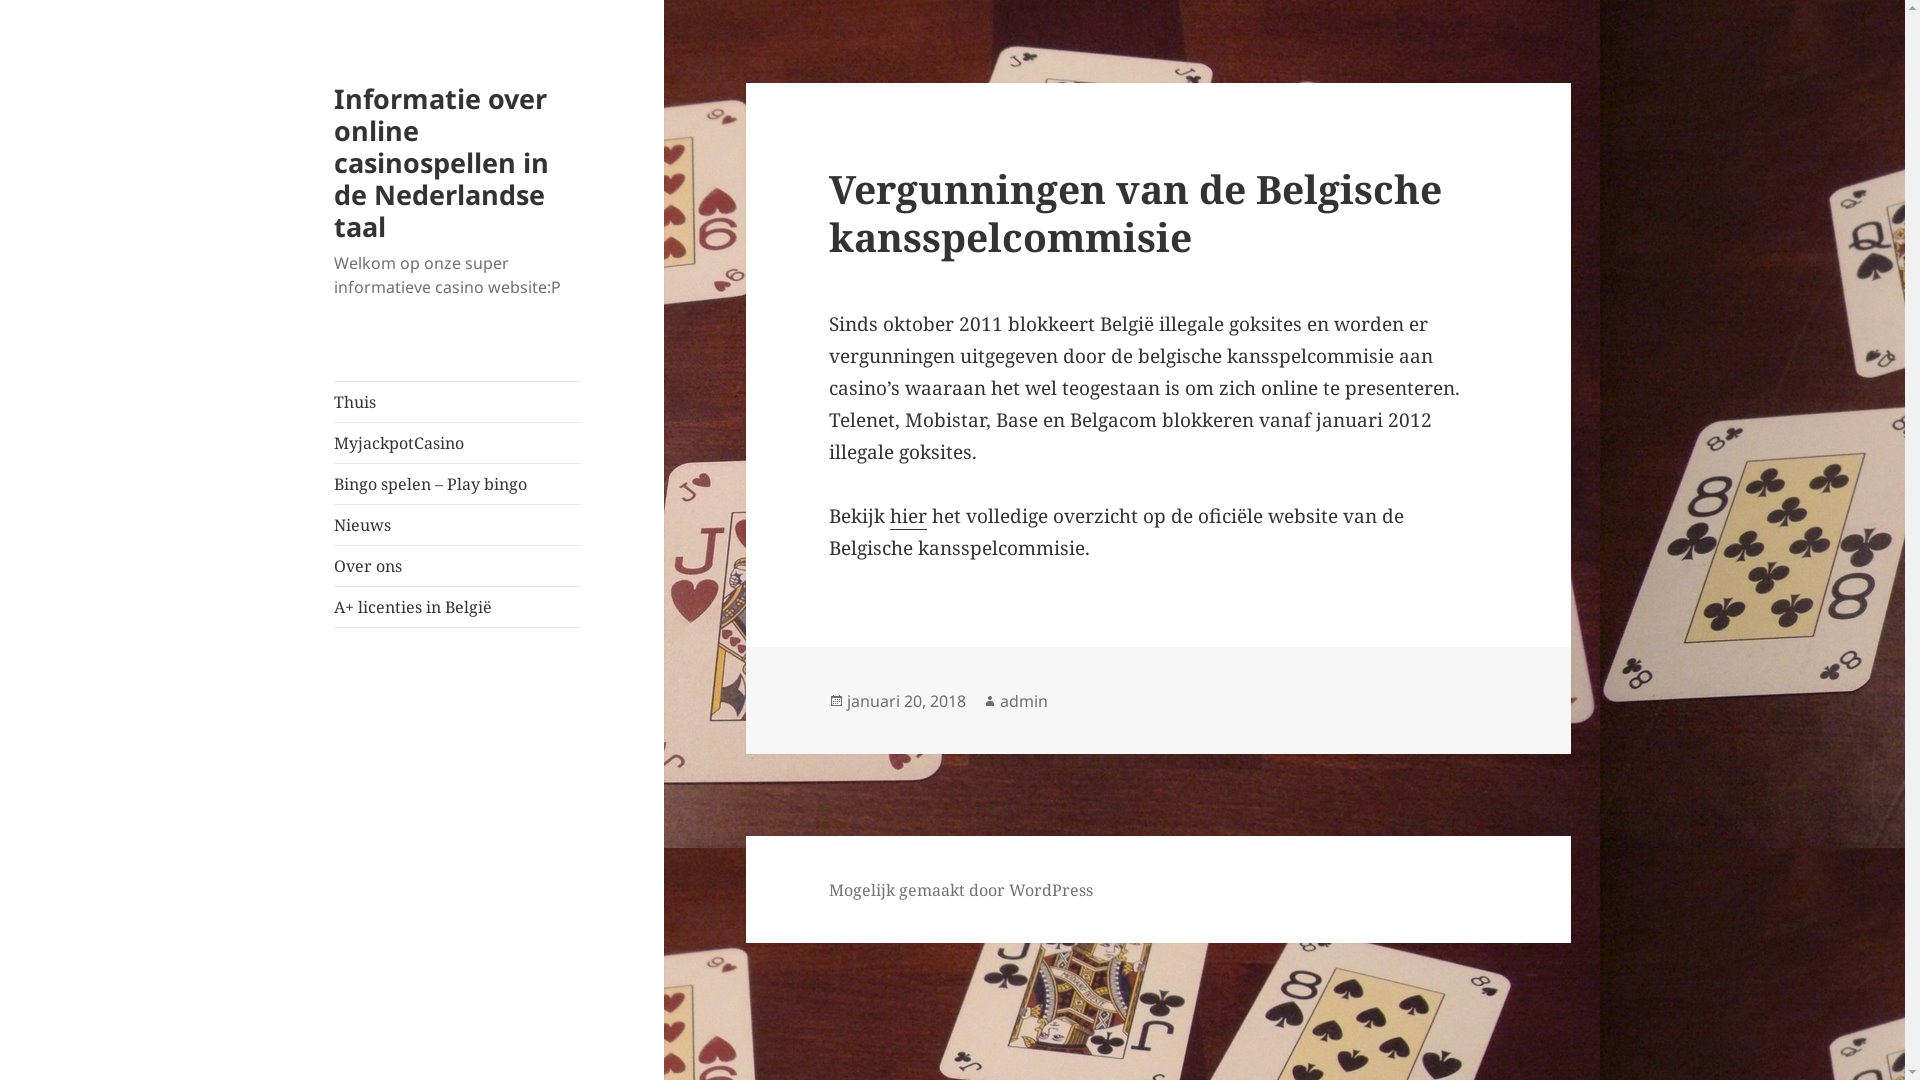  Describe the element at coordinates (456, 442) in the screenshot. I see `'MyjackpotCasino'` at that location.